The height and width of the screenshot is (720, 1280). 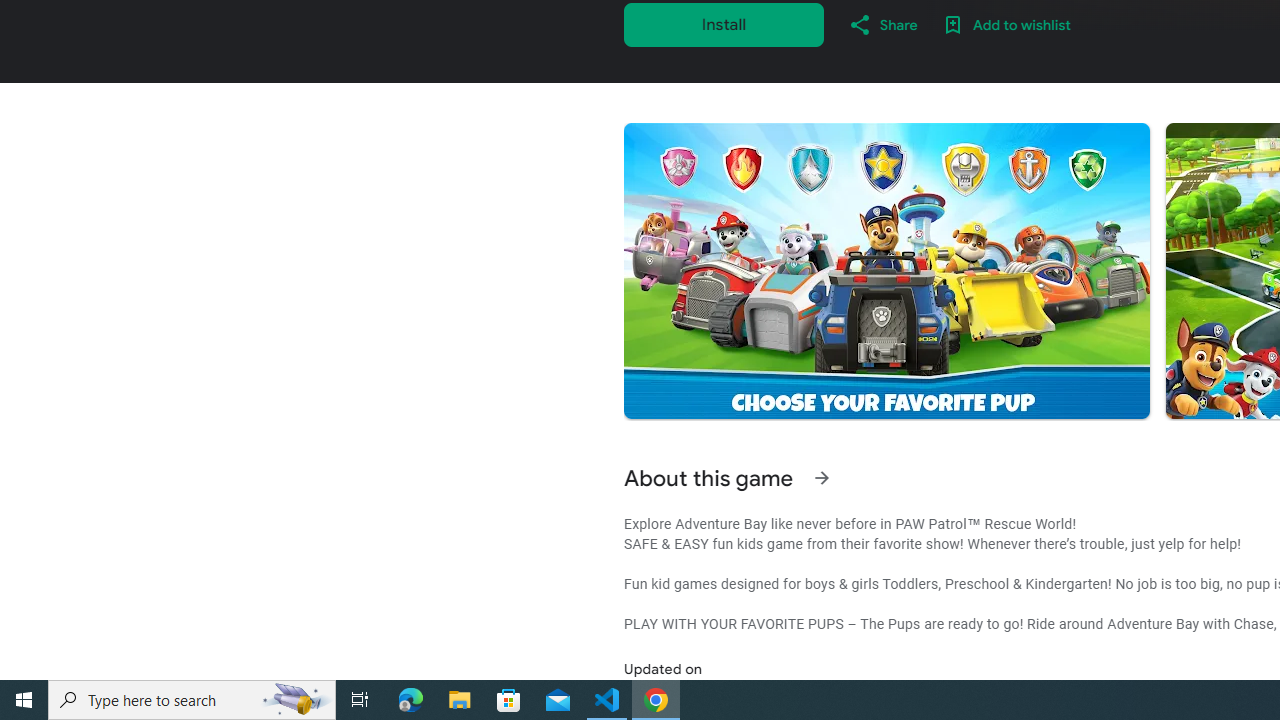 What do you see at coordinates (722, 24) in the screenshot?
I see `'Install'` at bounding box center [722, 24].